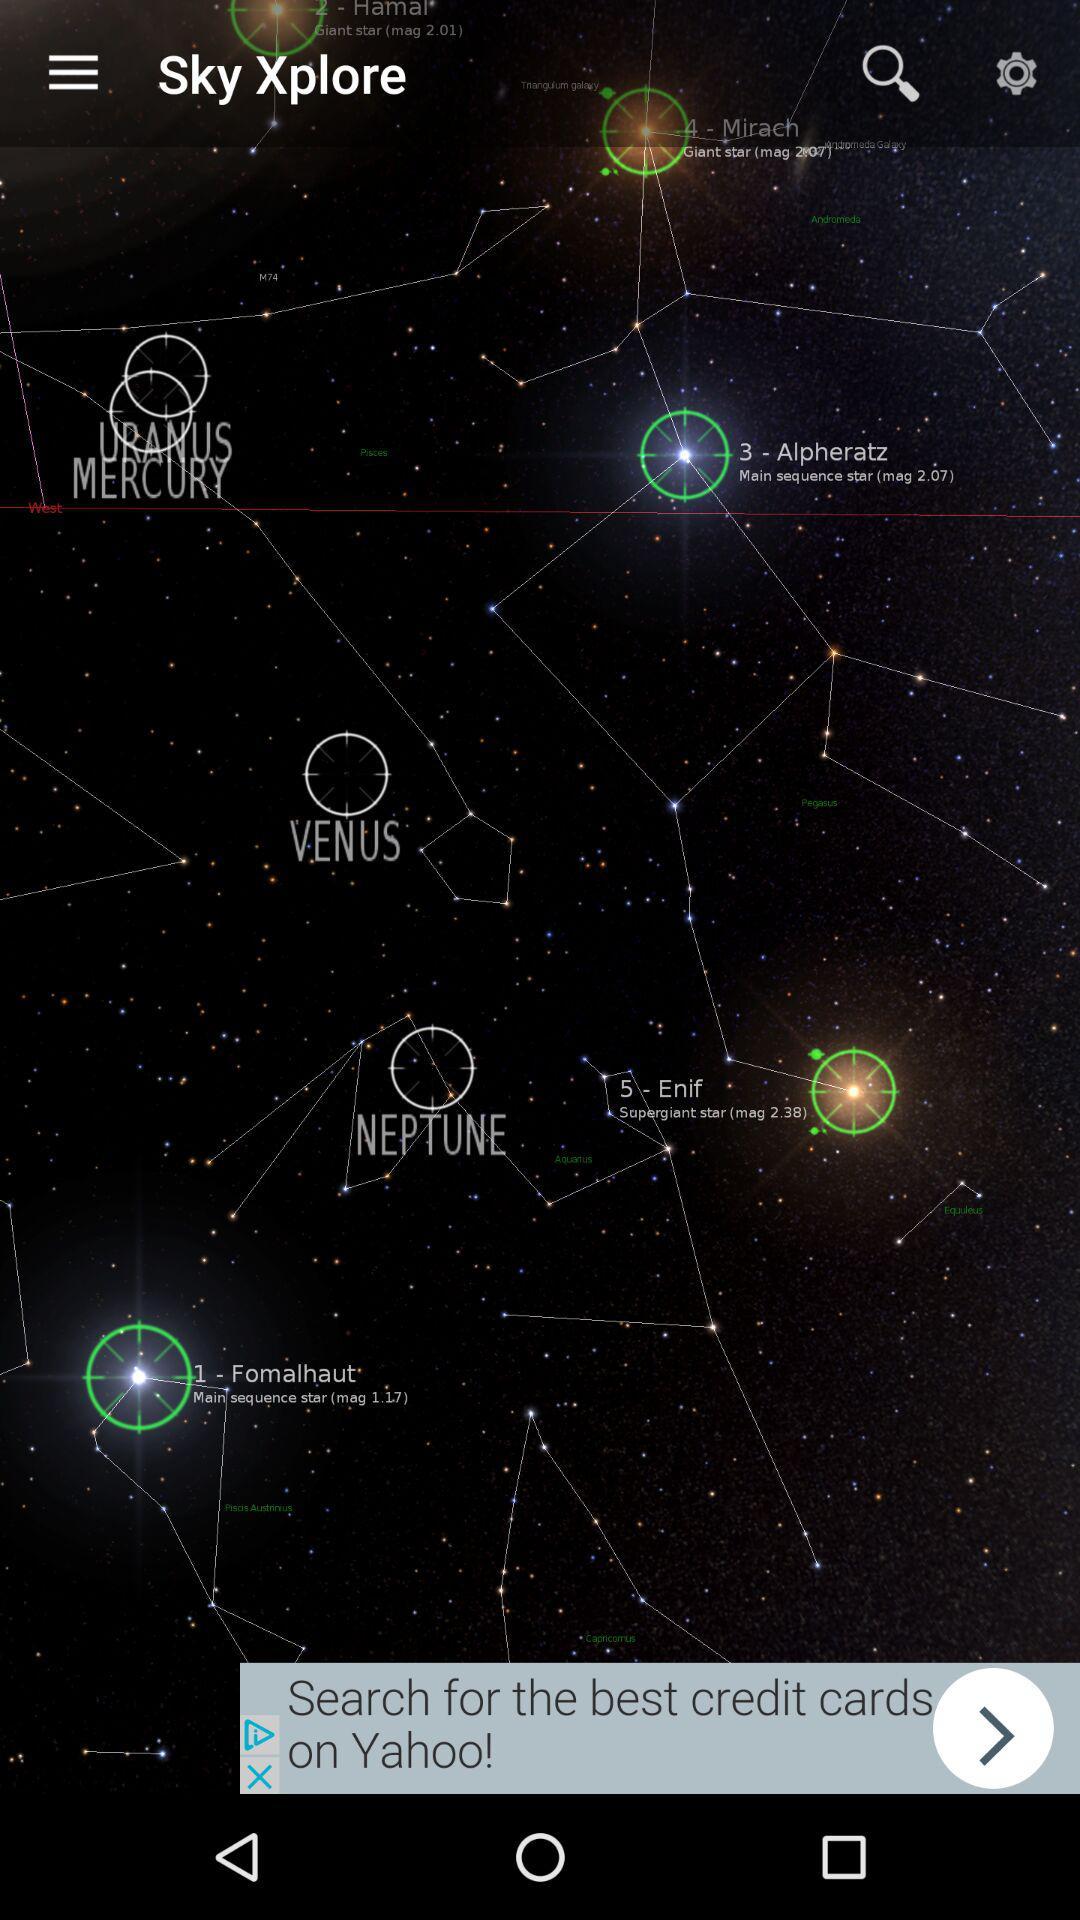  Describe the element at coordinates (659, 1727) in the screenshot. I see `advertisement bar` at that location.